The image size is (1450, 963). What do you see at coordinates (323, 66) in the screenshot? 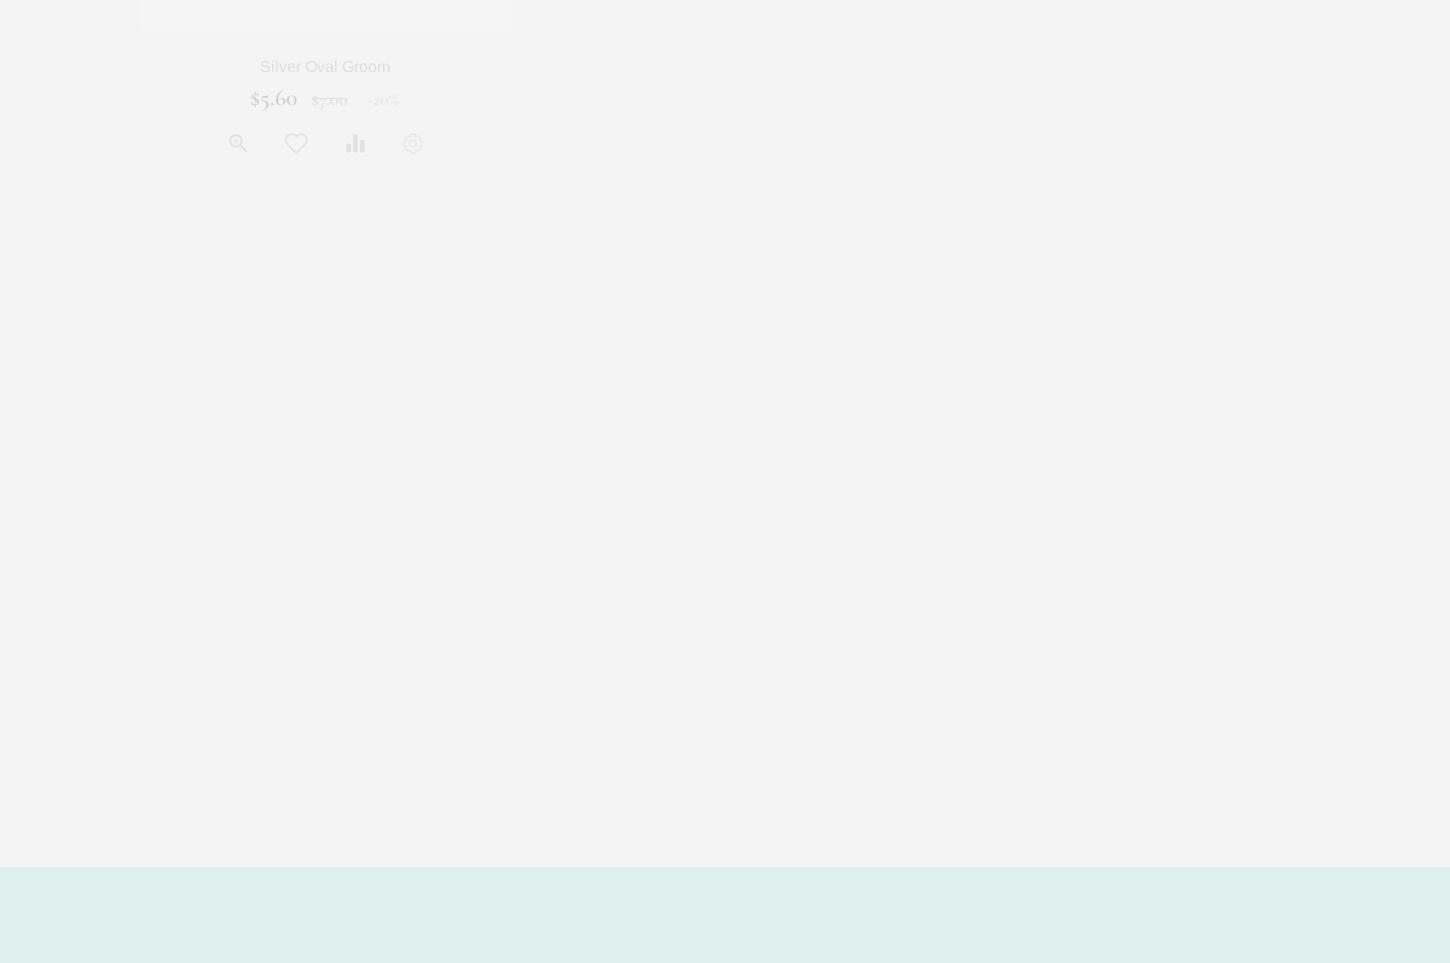
I see `'Silver Oval Groom'` at bounding box center [323, 66].